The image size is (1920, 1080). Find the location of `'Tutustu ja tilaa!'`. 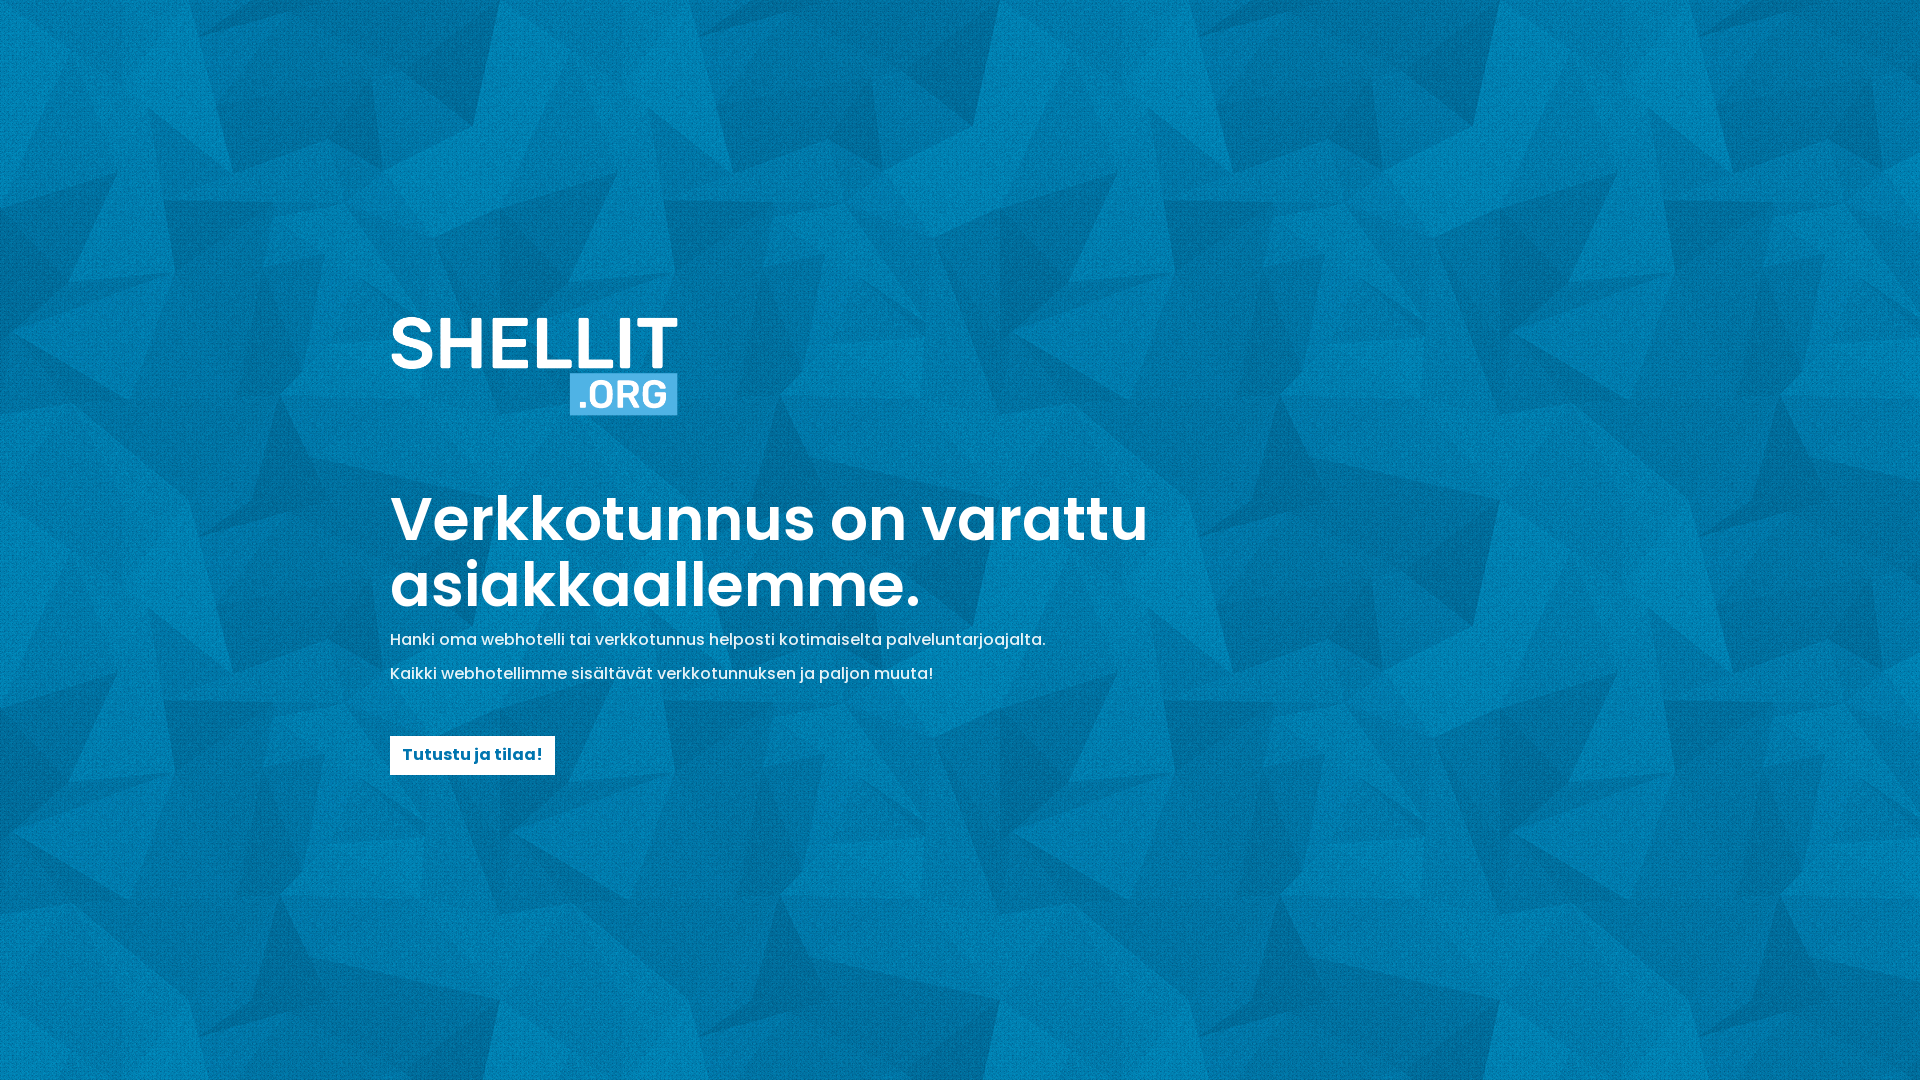

'Tutustu ja tilaa!' is located at coordinates (389, 755).